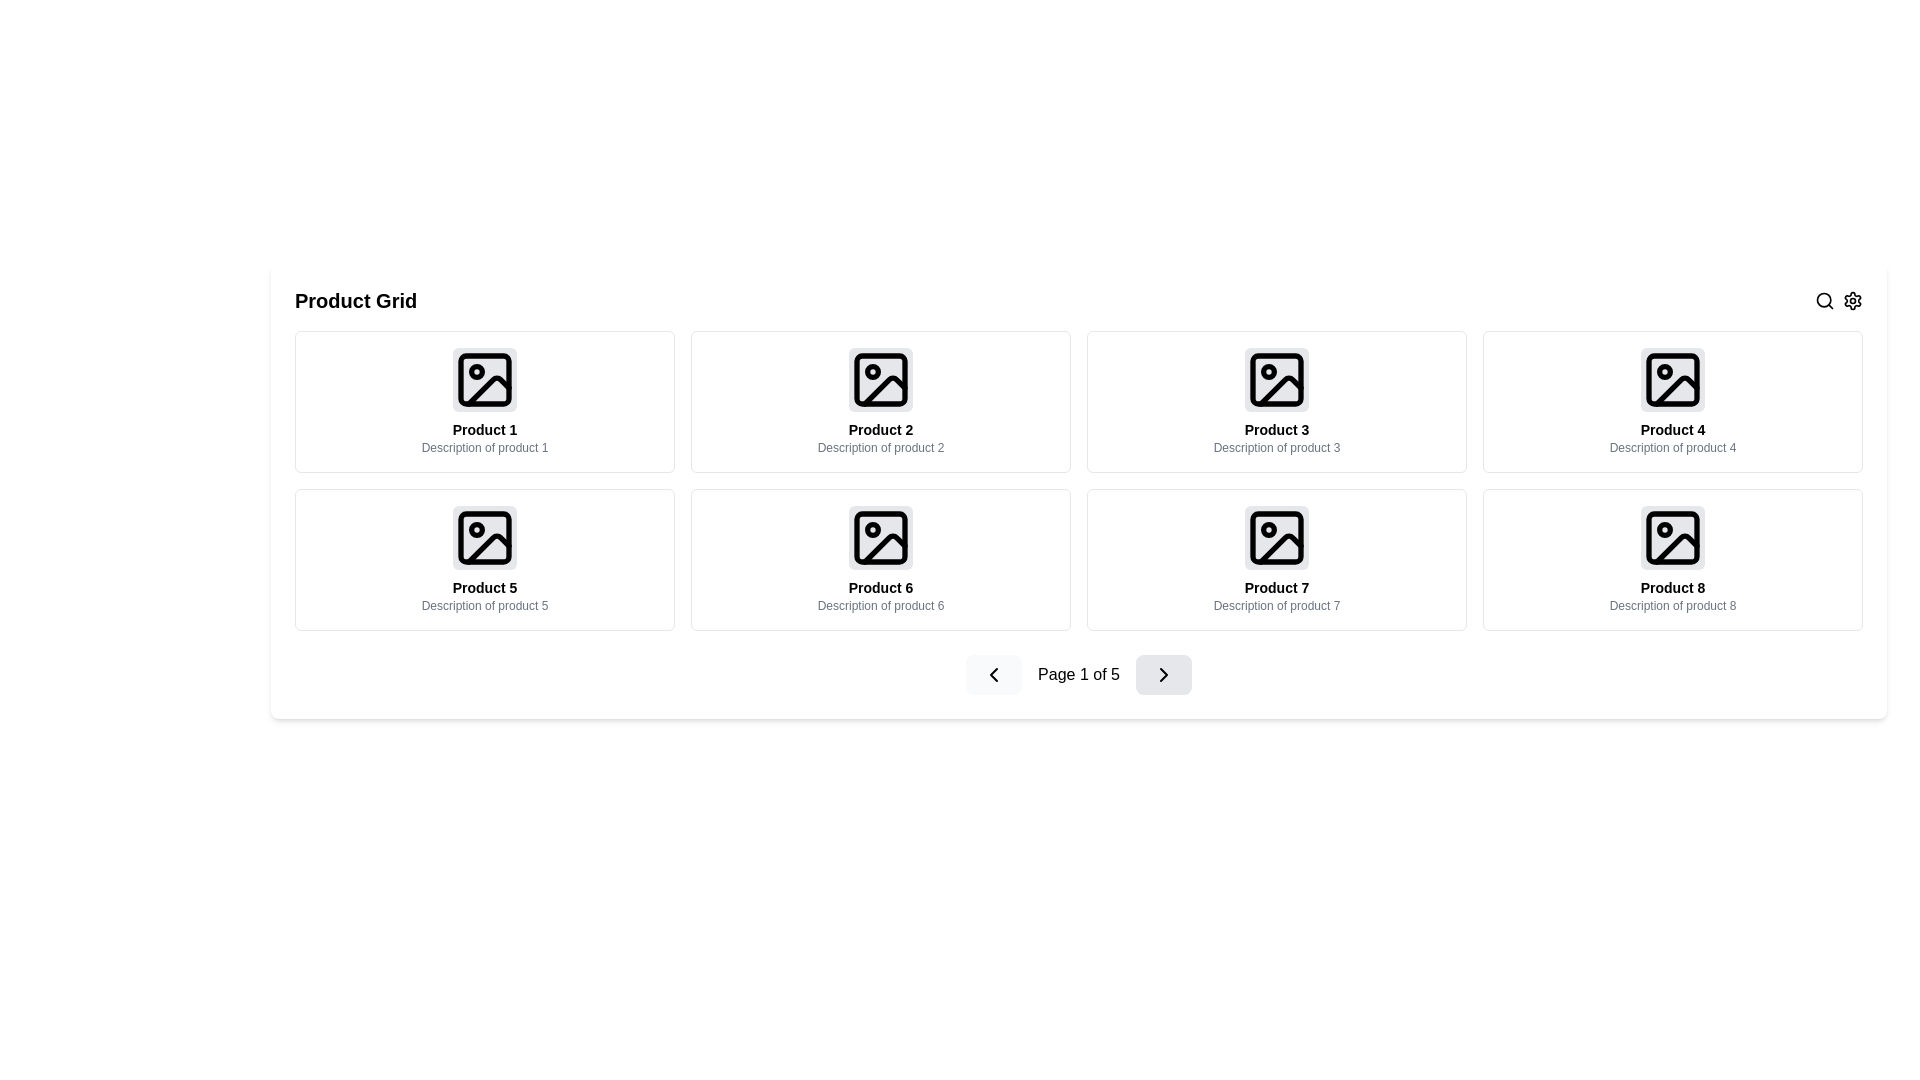 This screenshot has width=1920, height=1080. Describe the element at coordinates (1275, 380) in the screenshot. I see `the Decorative vector element within the icon of the card labeled 'Product 3', which is the third card from the left in the top row of the product grid` at that location.